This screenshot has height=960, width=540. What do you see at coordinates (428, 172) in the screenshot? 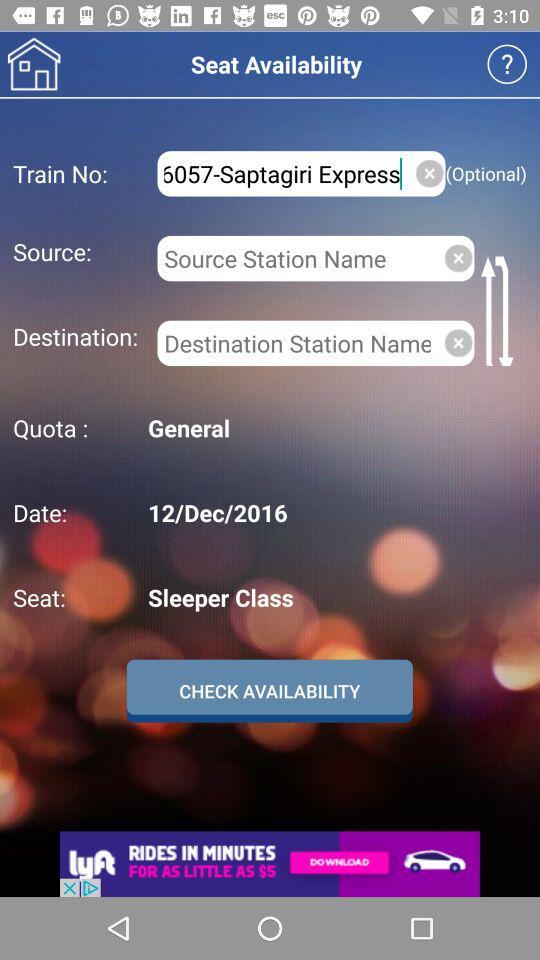
I see `clear words` at bounding box center [428, 172].